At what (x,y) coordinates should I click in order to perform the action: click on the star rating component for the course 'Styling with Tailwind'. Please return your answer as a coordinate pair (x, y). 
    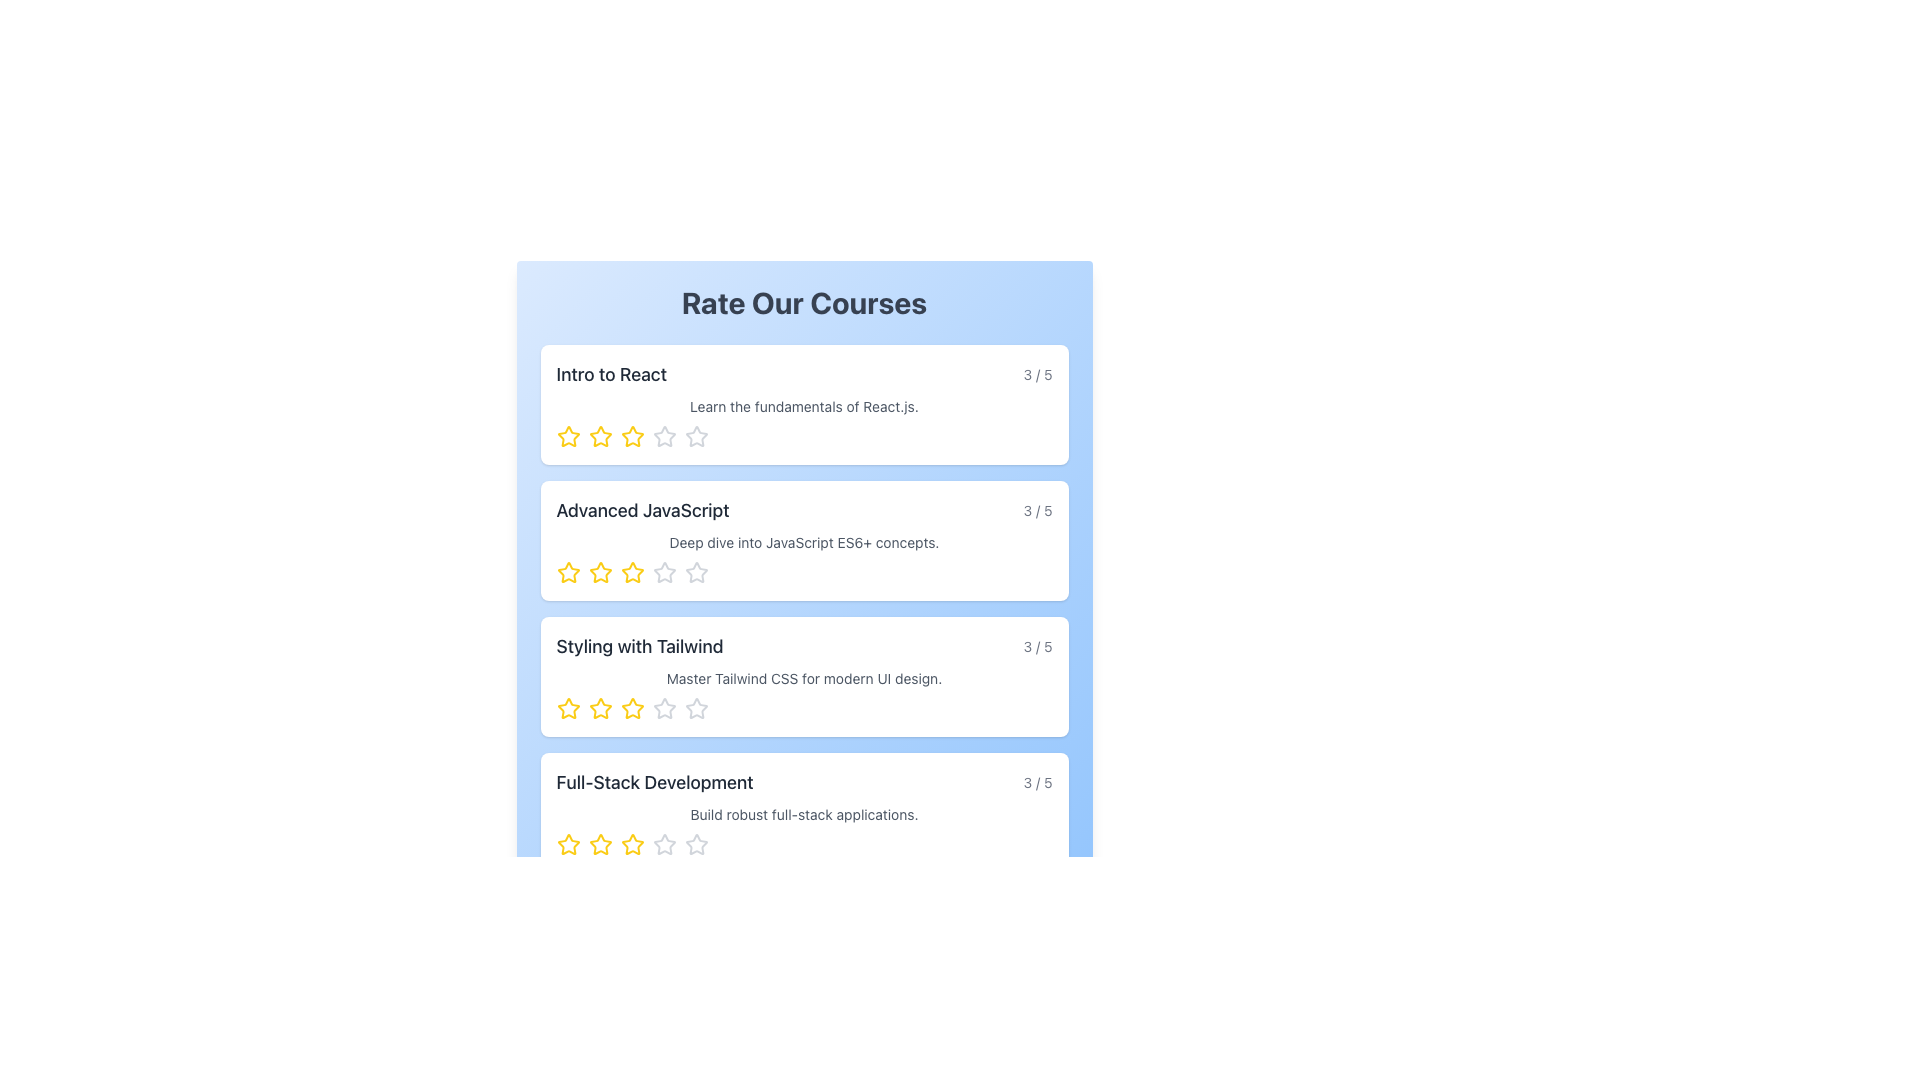
    Looking at the image, I should click on (804, 708).